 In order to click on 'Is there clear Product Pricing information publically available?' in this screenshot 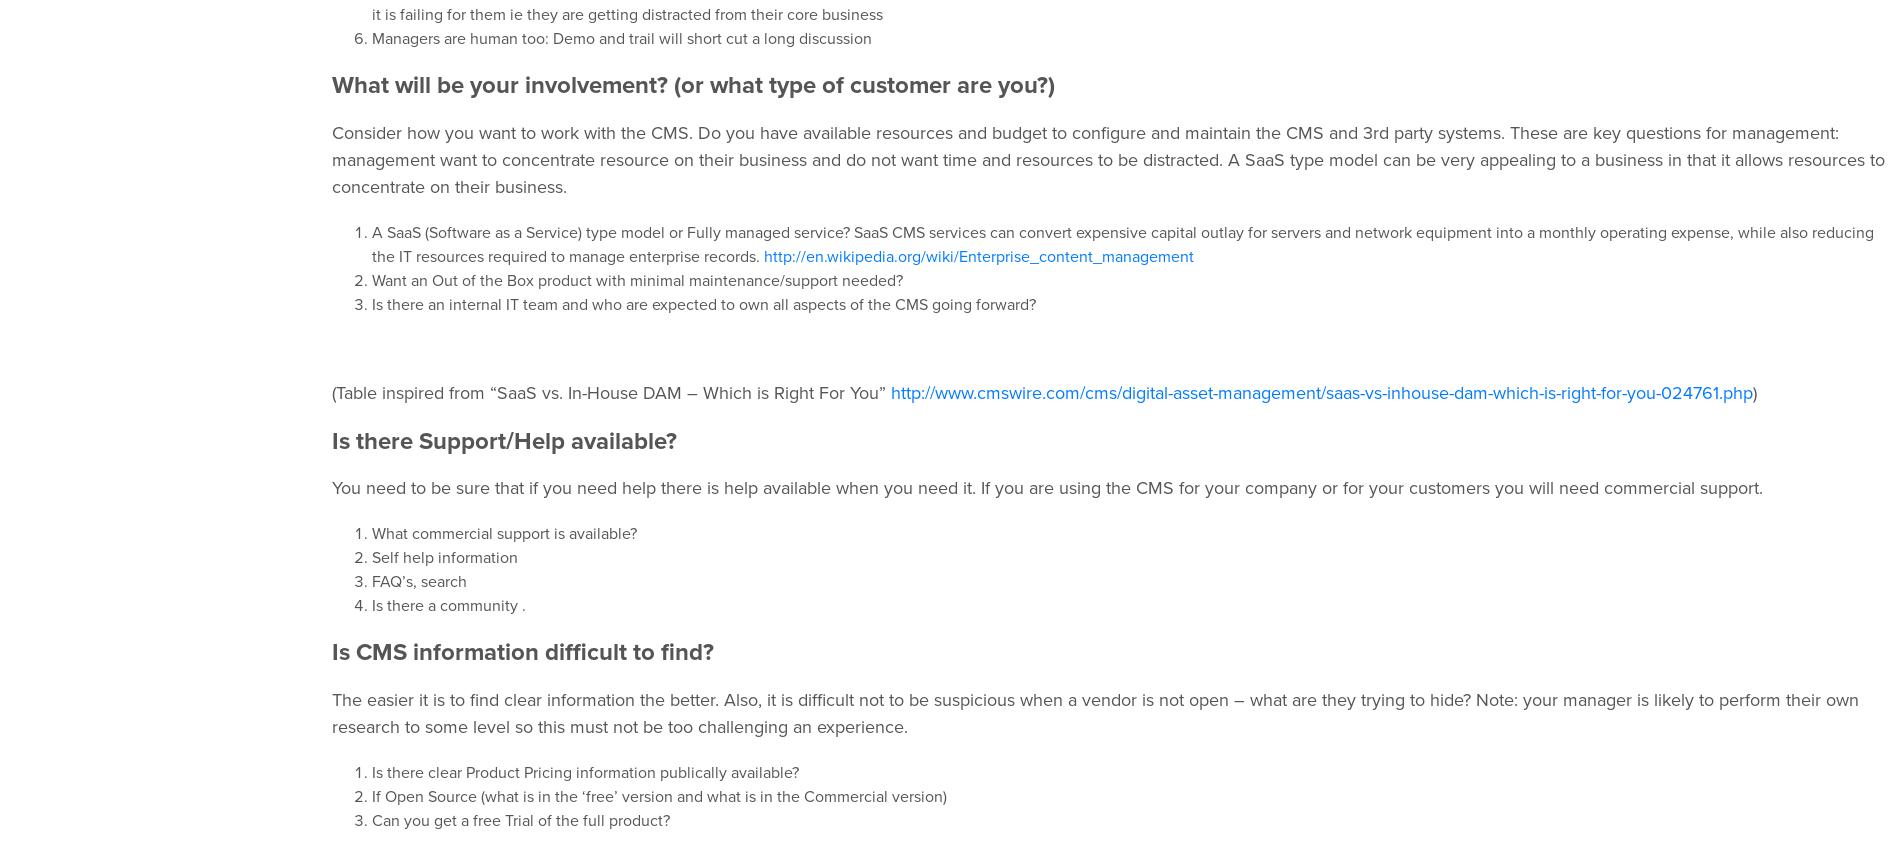, I will do `click(584, 771)`.